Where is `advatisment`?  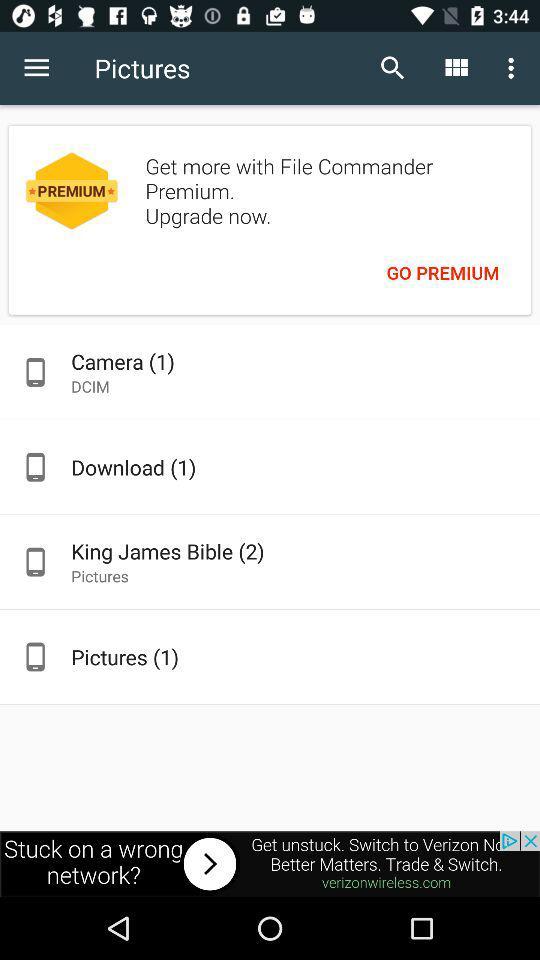 advatisment is located at coordinates (270, 863).